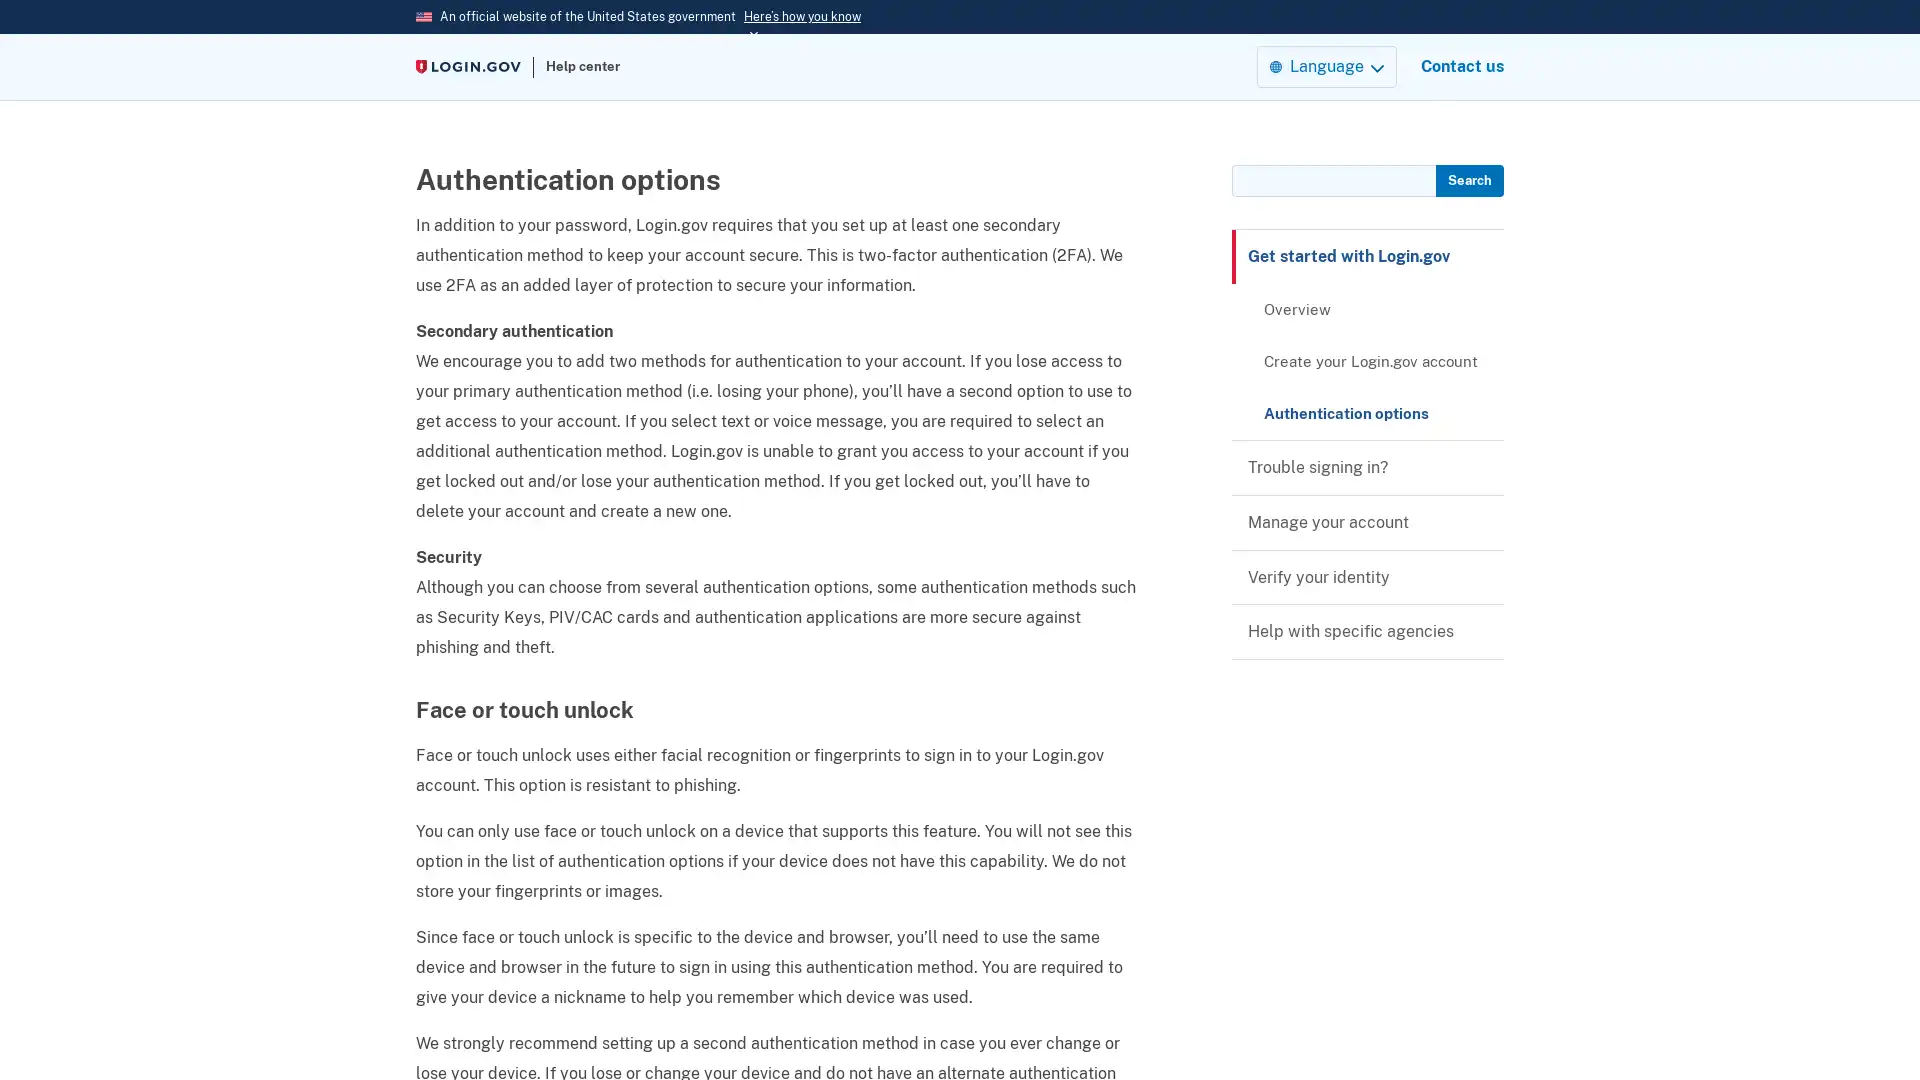 Image resolution: width=1920 pixels, height=1080 pixels. Describe the element at coordinates (1326, 65) in the screenshot. I see `Language` at that location.